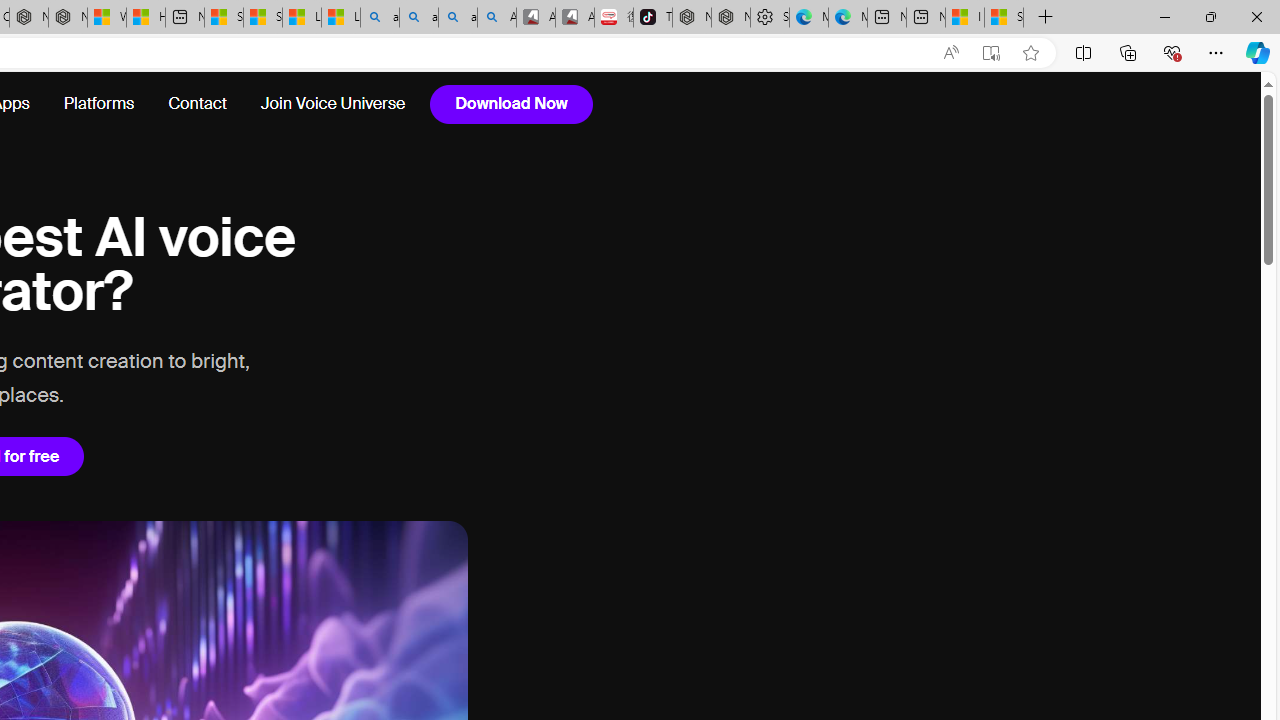  I want to click on 'Amazon Echo Robot - Search Images', so click(496, 17).